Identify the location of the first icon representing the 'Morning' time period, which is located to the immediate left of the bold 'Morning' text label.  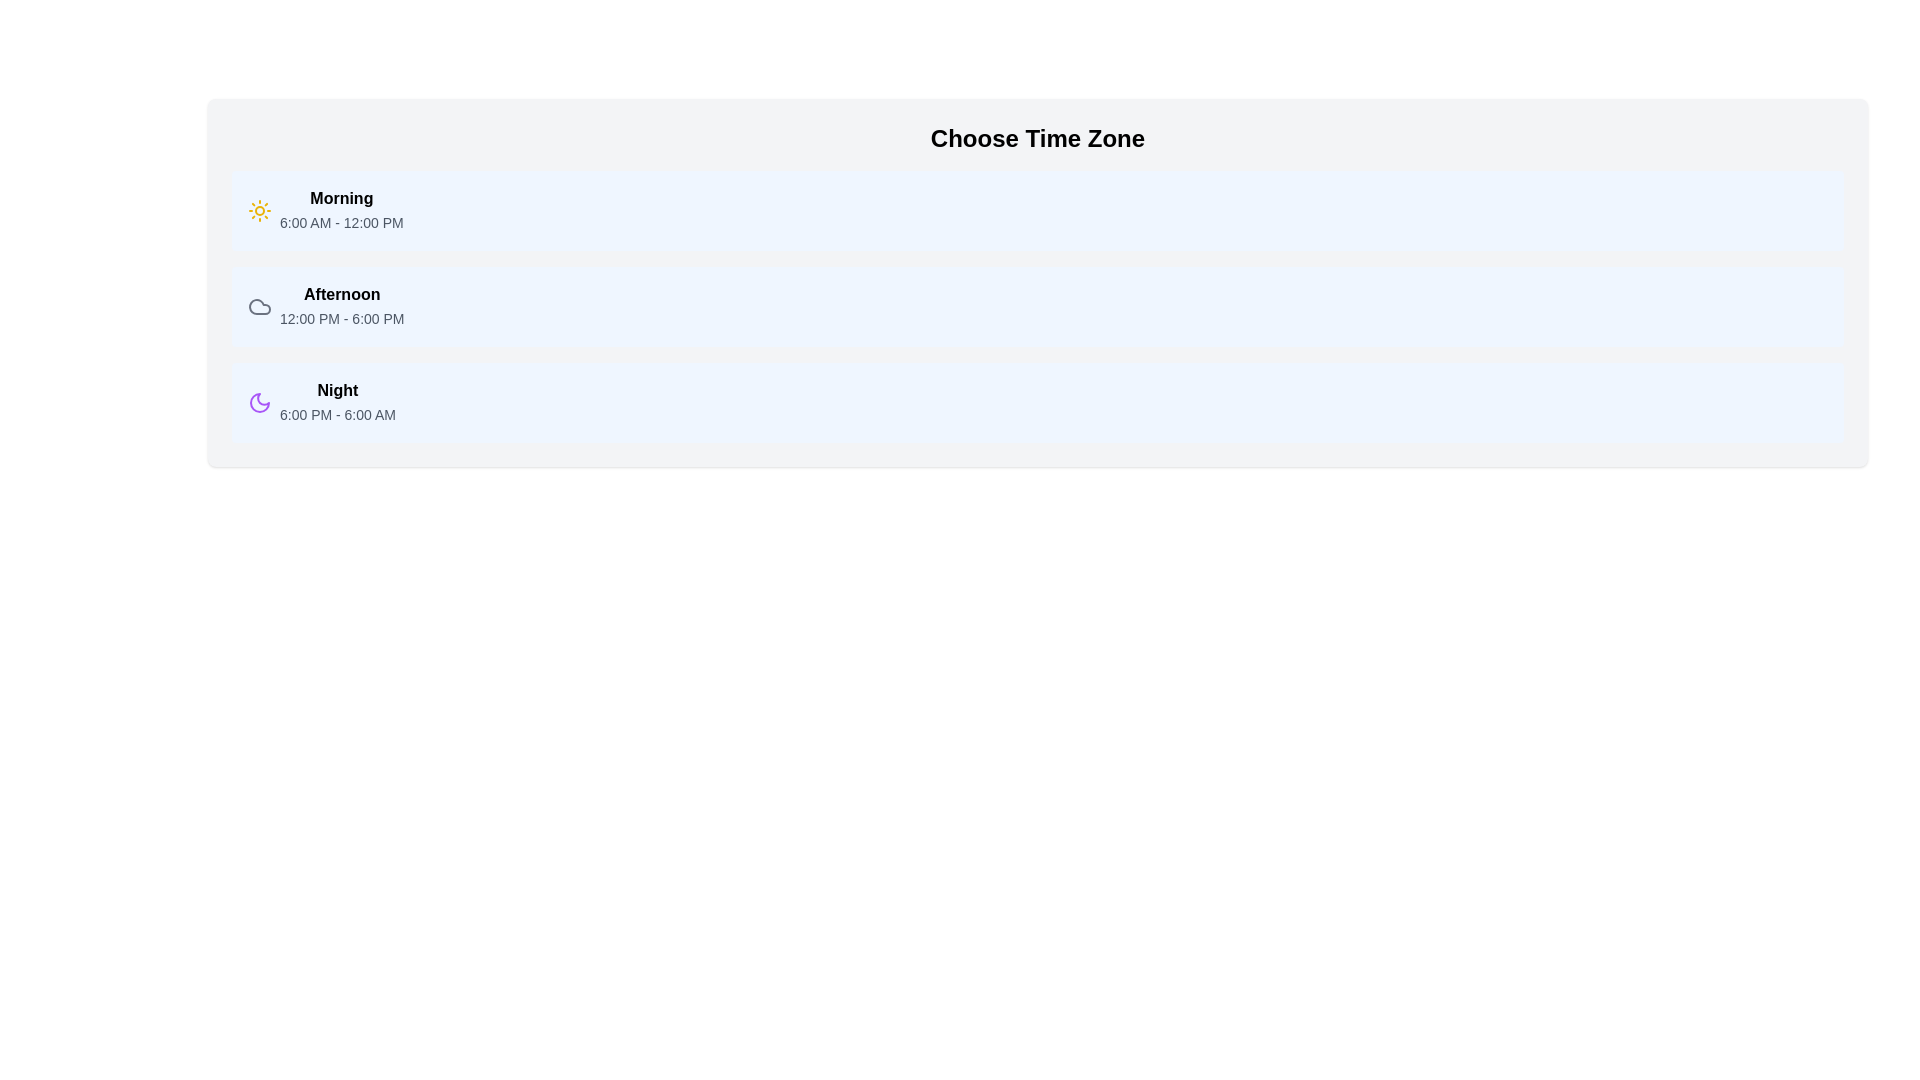
(258, 211).